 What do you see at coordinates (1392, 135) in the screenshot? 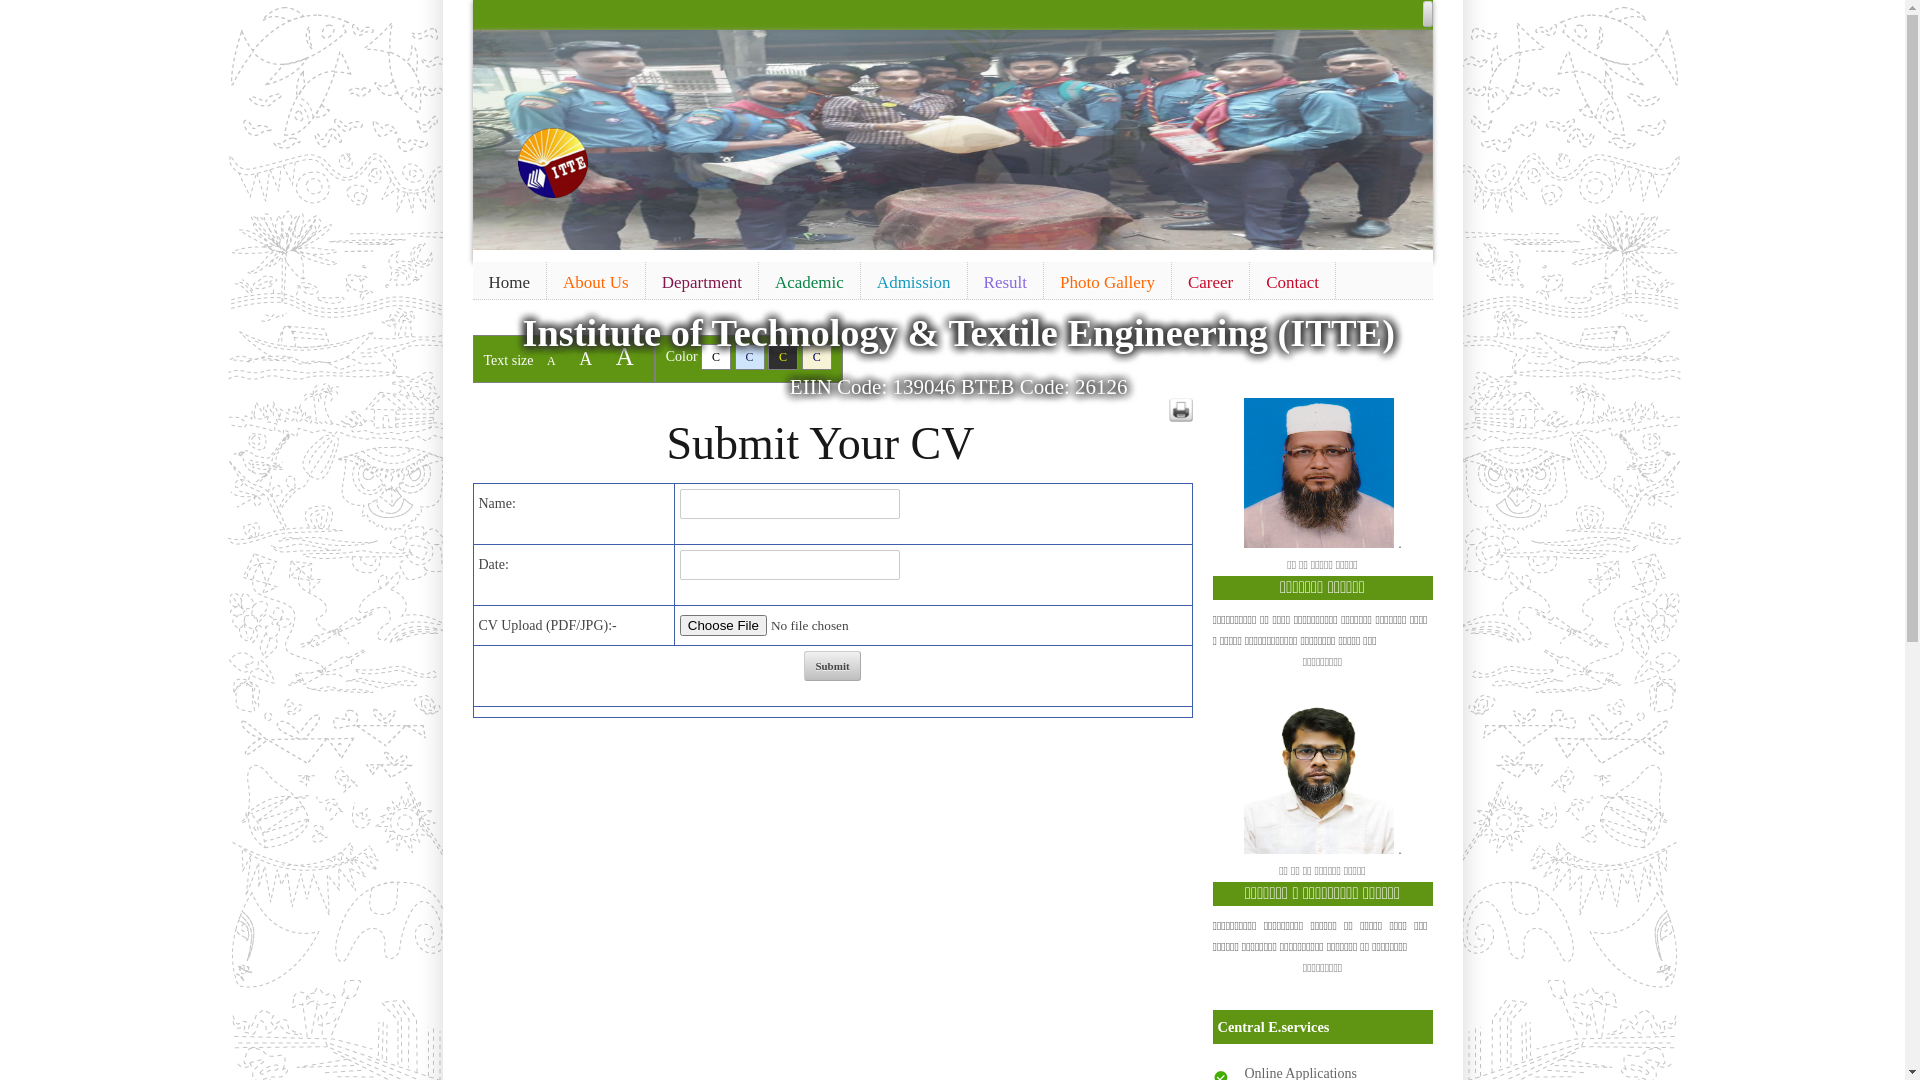
I see `'Next'` at bounding box center [1392, 135].